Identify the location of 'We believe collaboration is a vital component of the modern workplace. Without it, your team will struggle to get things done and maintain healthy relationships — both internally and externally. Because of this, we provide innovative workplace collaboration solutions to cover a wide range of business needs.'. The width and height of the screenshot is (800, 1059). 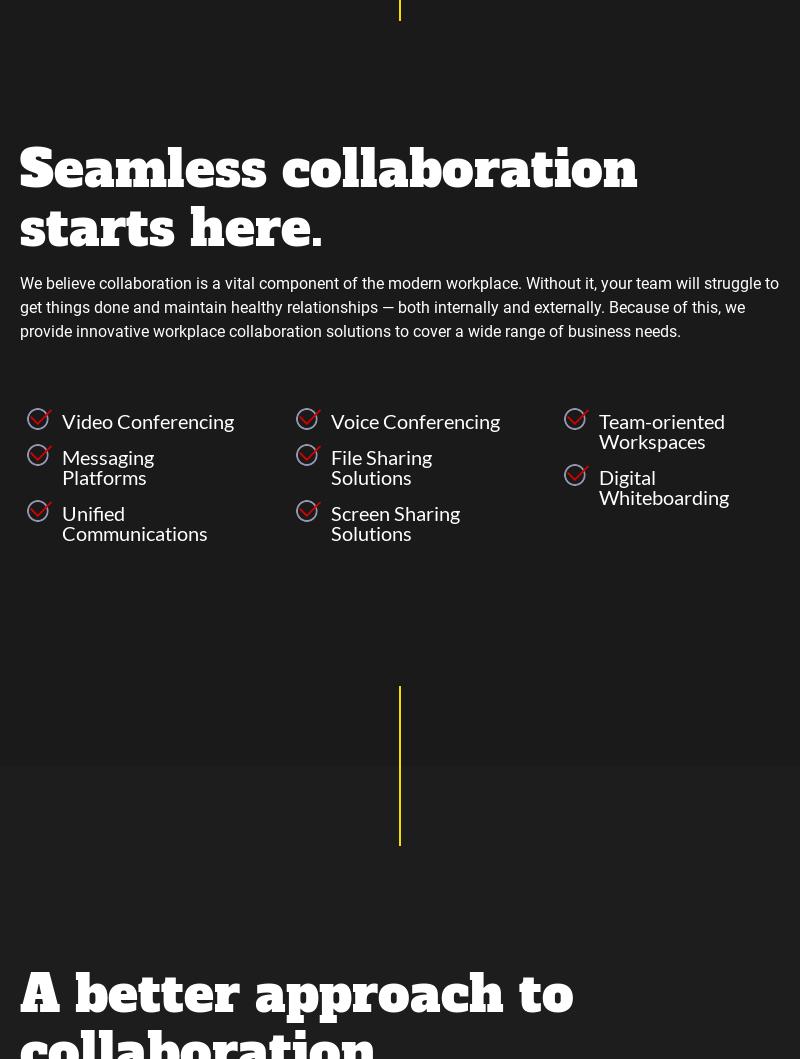
(398, 307).